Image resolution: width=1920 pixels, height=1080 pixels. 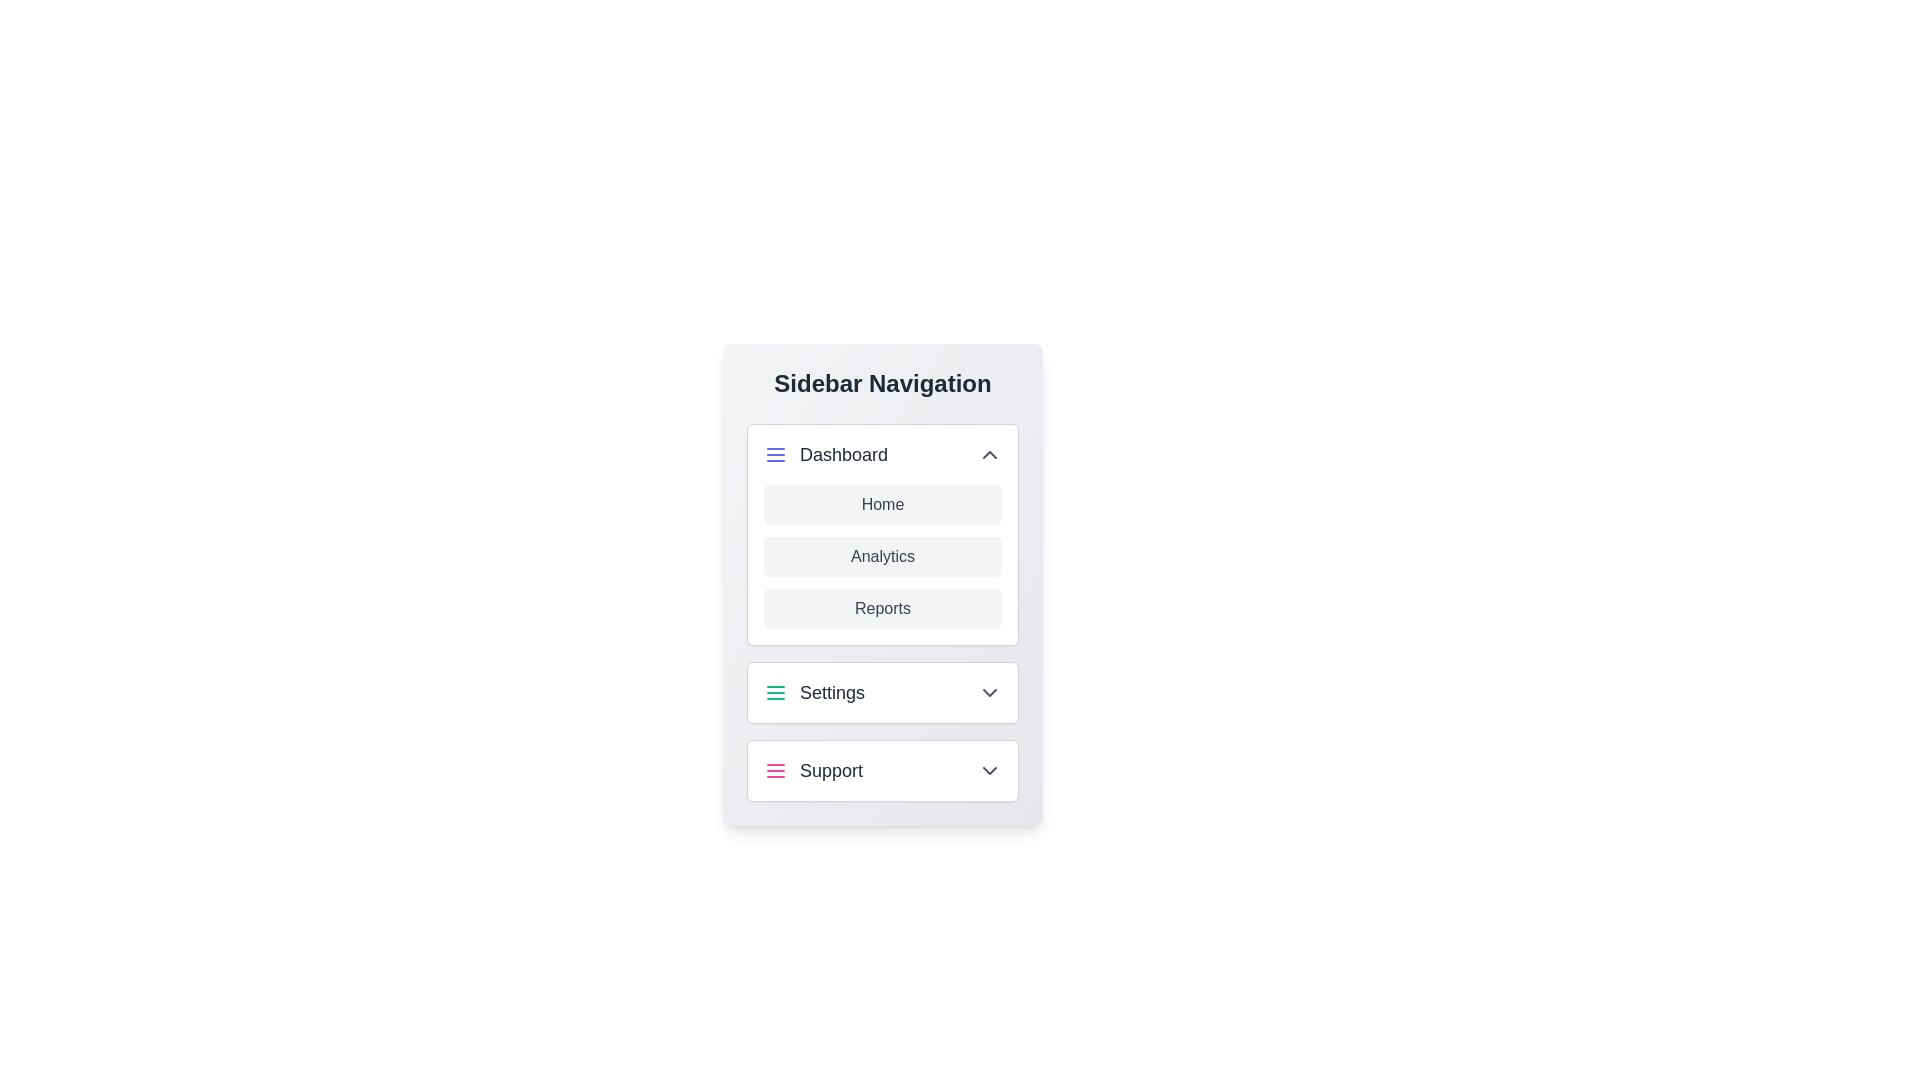 What do you see at coordinates (989, 770) in the screenshot?
I see `the dropdown toggle icon located to the far right of the 'Support' navigation entry in the sidebar` at bounding box center [989, 770].